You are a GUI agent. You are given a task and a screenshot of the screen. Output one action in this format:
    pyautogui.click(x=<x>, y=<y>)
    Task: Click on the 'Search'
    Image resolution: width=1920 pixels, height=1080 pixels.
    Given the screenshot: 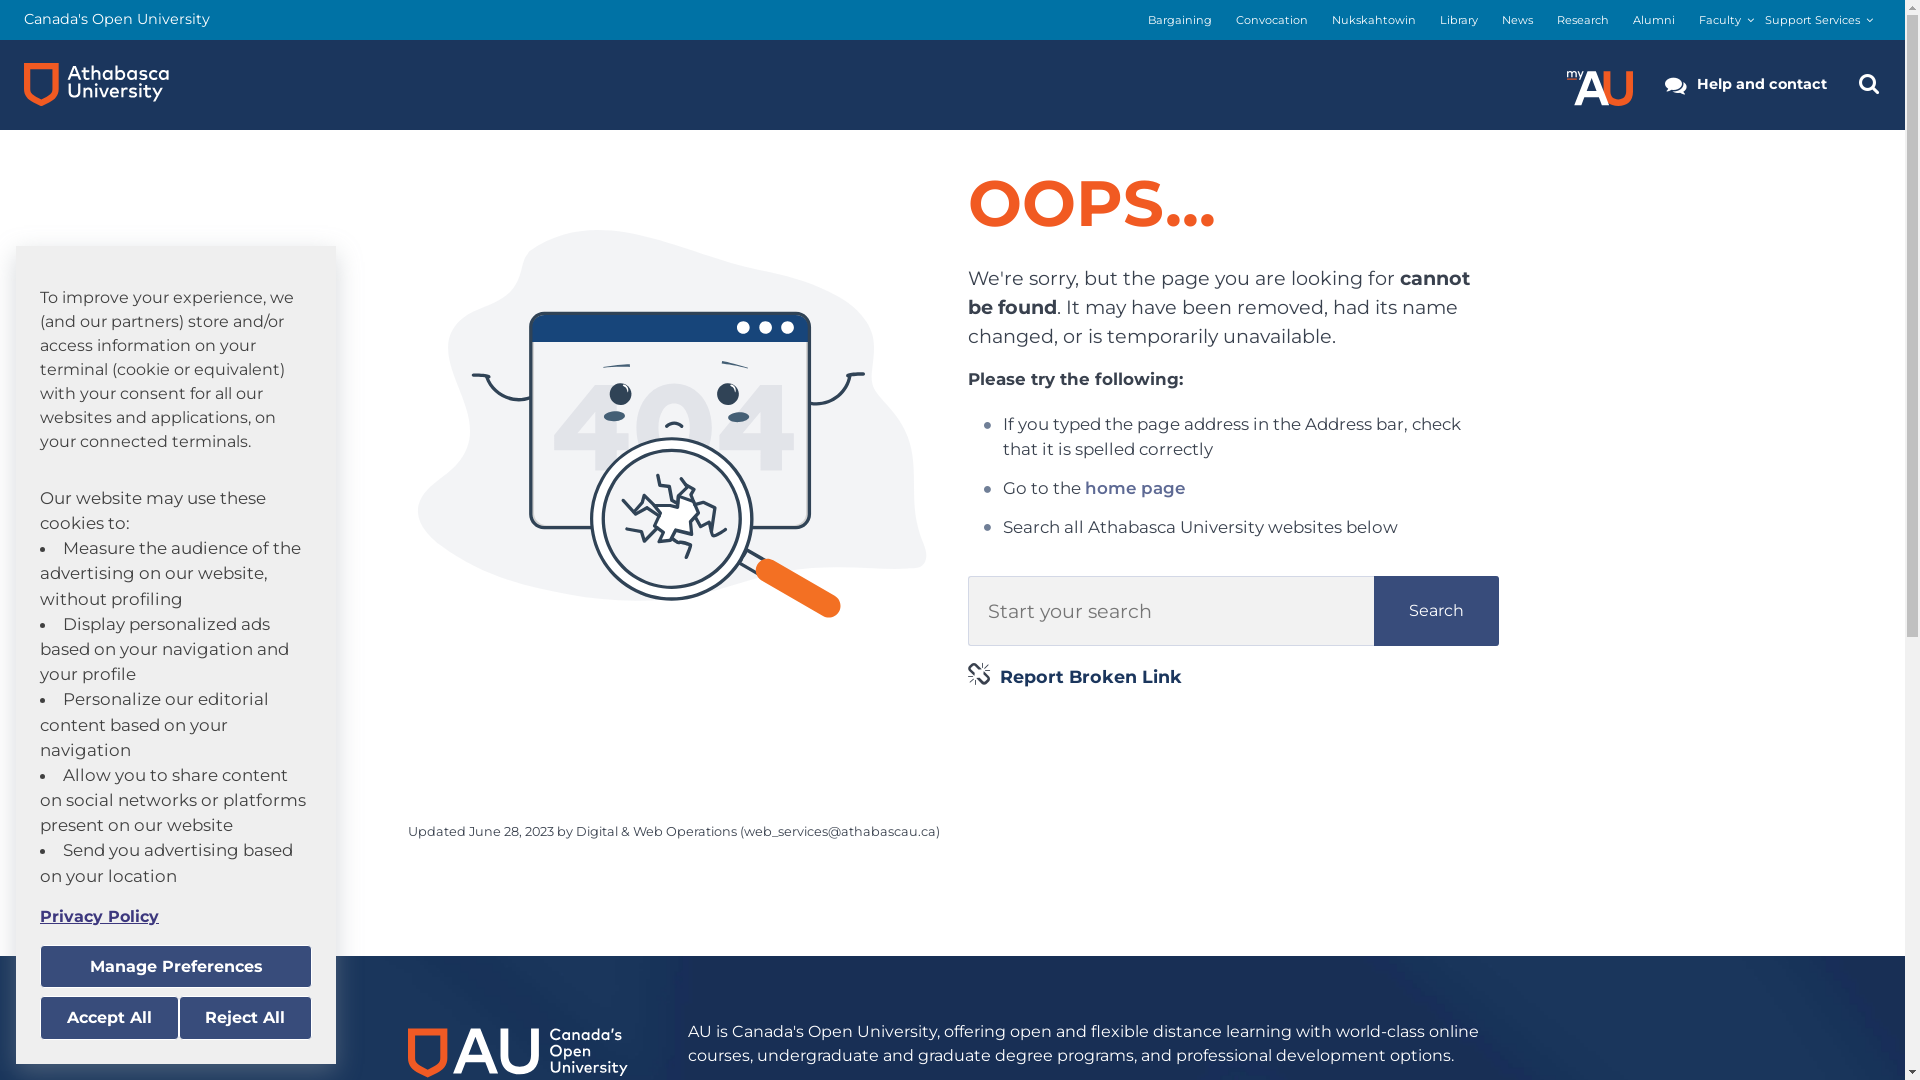 What is the action you would take?
    pyautogui.click(x=1435, y=609)
    